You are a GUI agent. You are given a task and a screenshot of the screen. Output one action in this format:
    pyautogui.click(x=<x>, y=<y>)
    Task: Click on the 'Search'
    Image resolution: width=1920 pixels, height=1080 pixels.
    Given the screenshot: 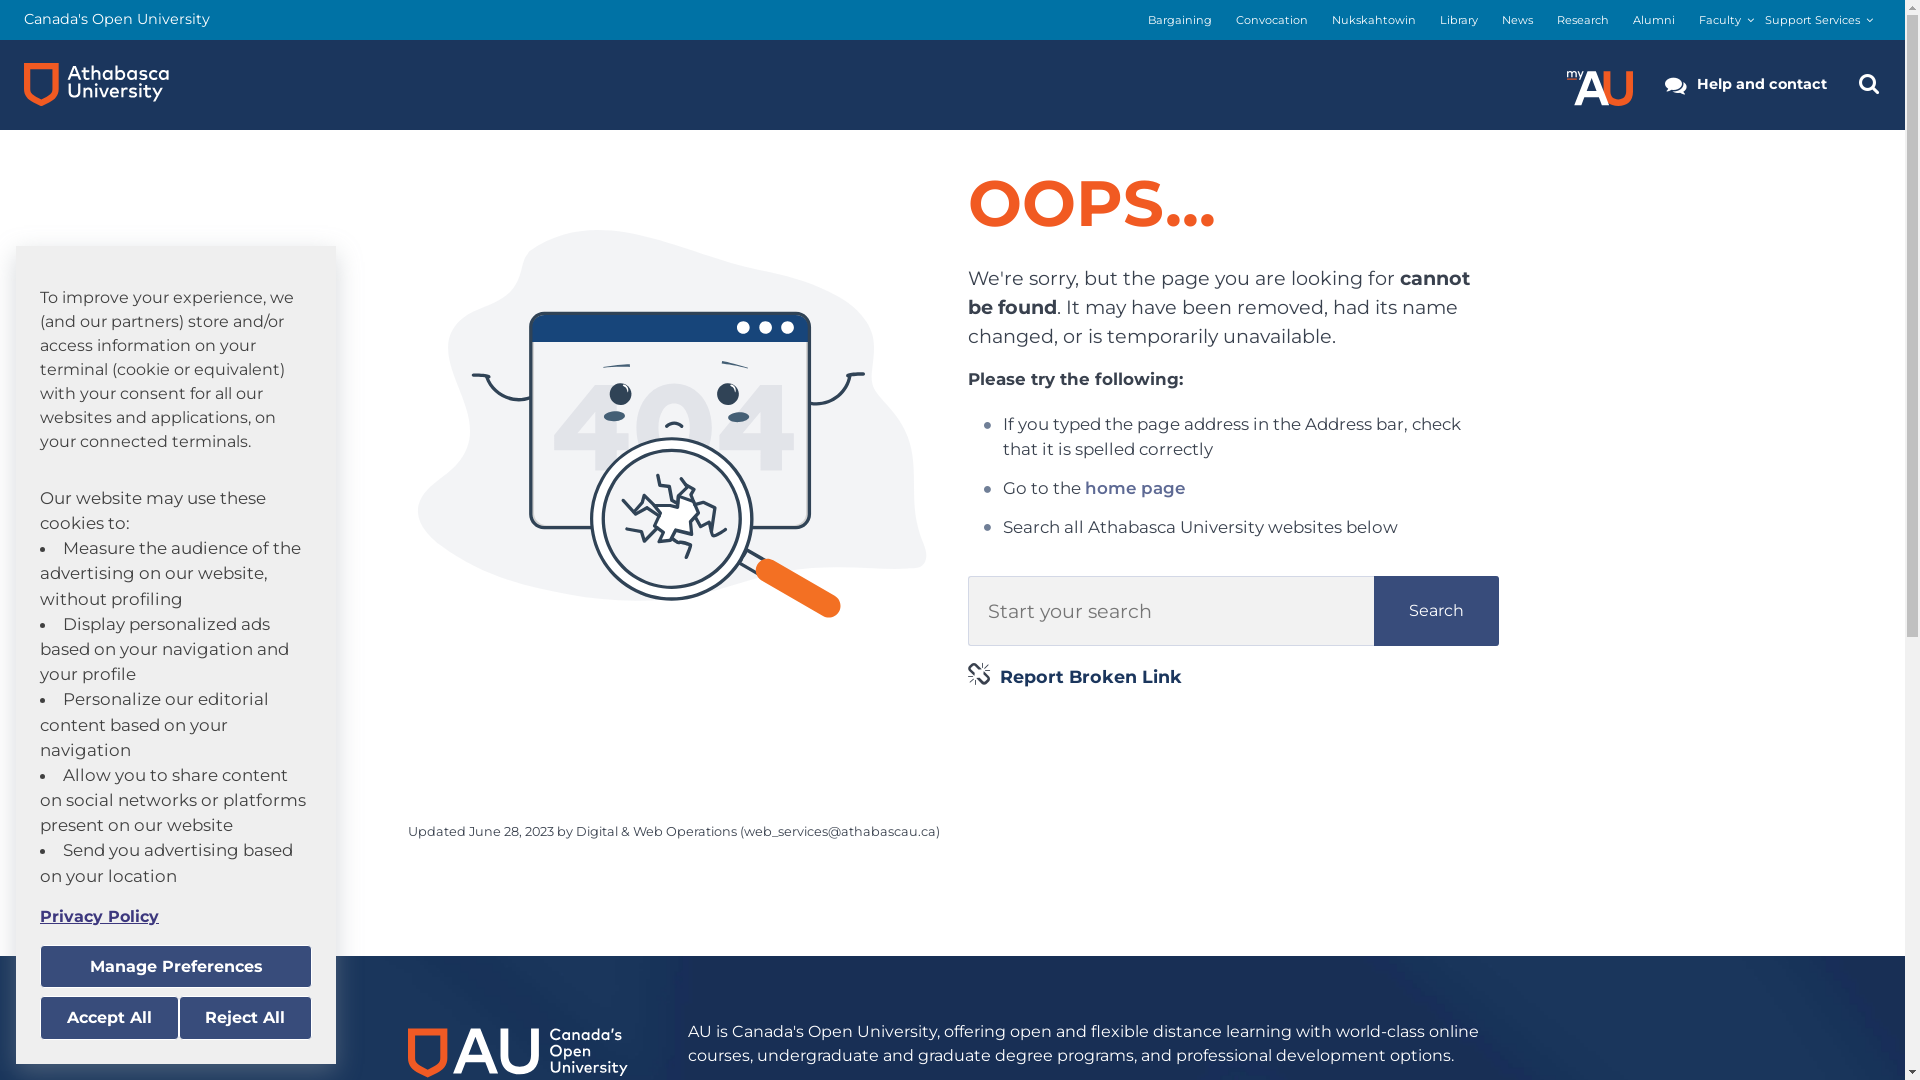 What is the action you would take?
    pyautogui.click(x=1435, y=609)
    